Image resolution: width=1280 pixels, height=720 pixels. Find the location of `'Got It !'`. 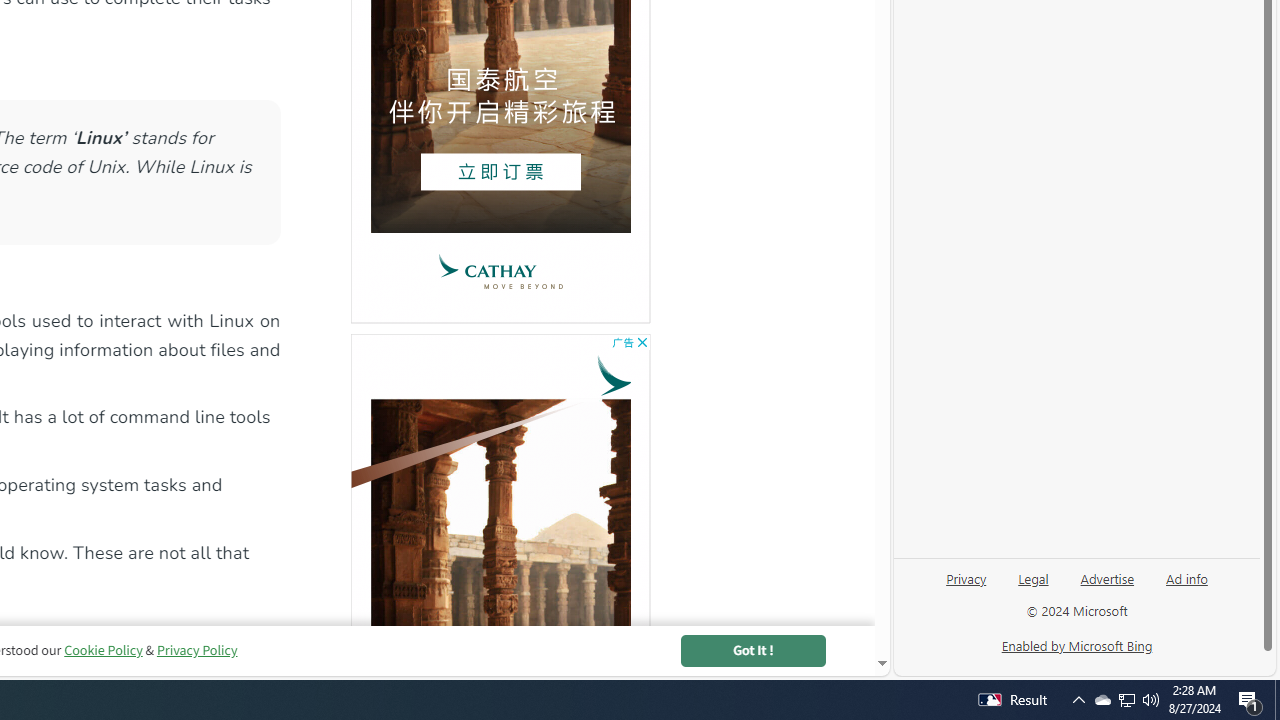

'Got It !' is located at coordinates (752, 650).